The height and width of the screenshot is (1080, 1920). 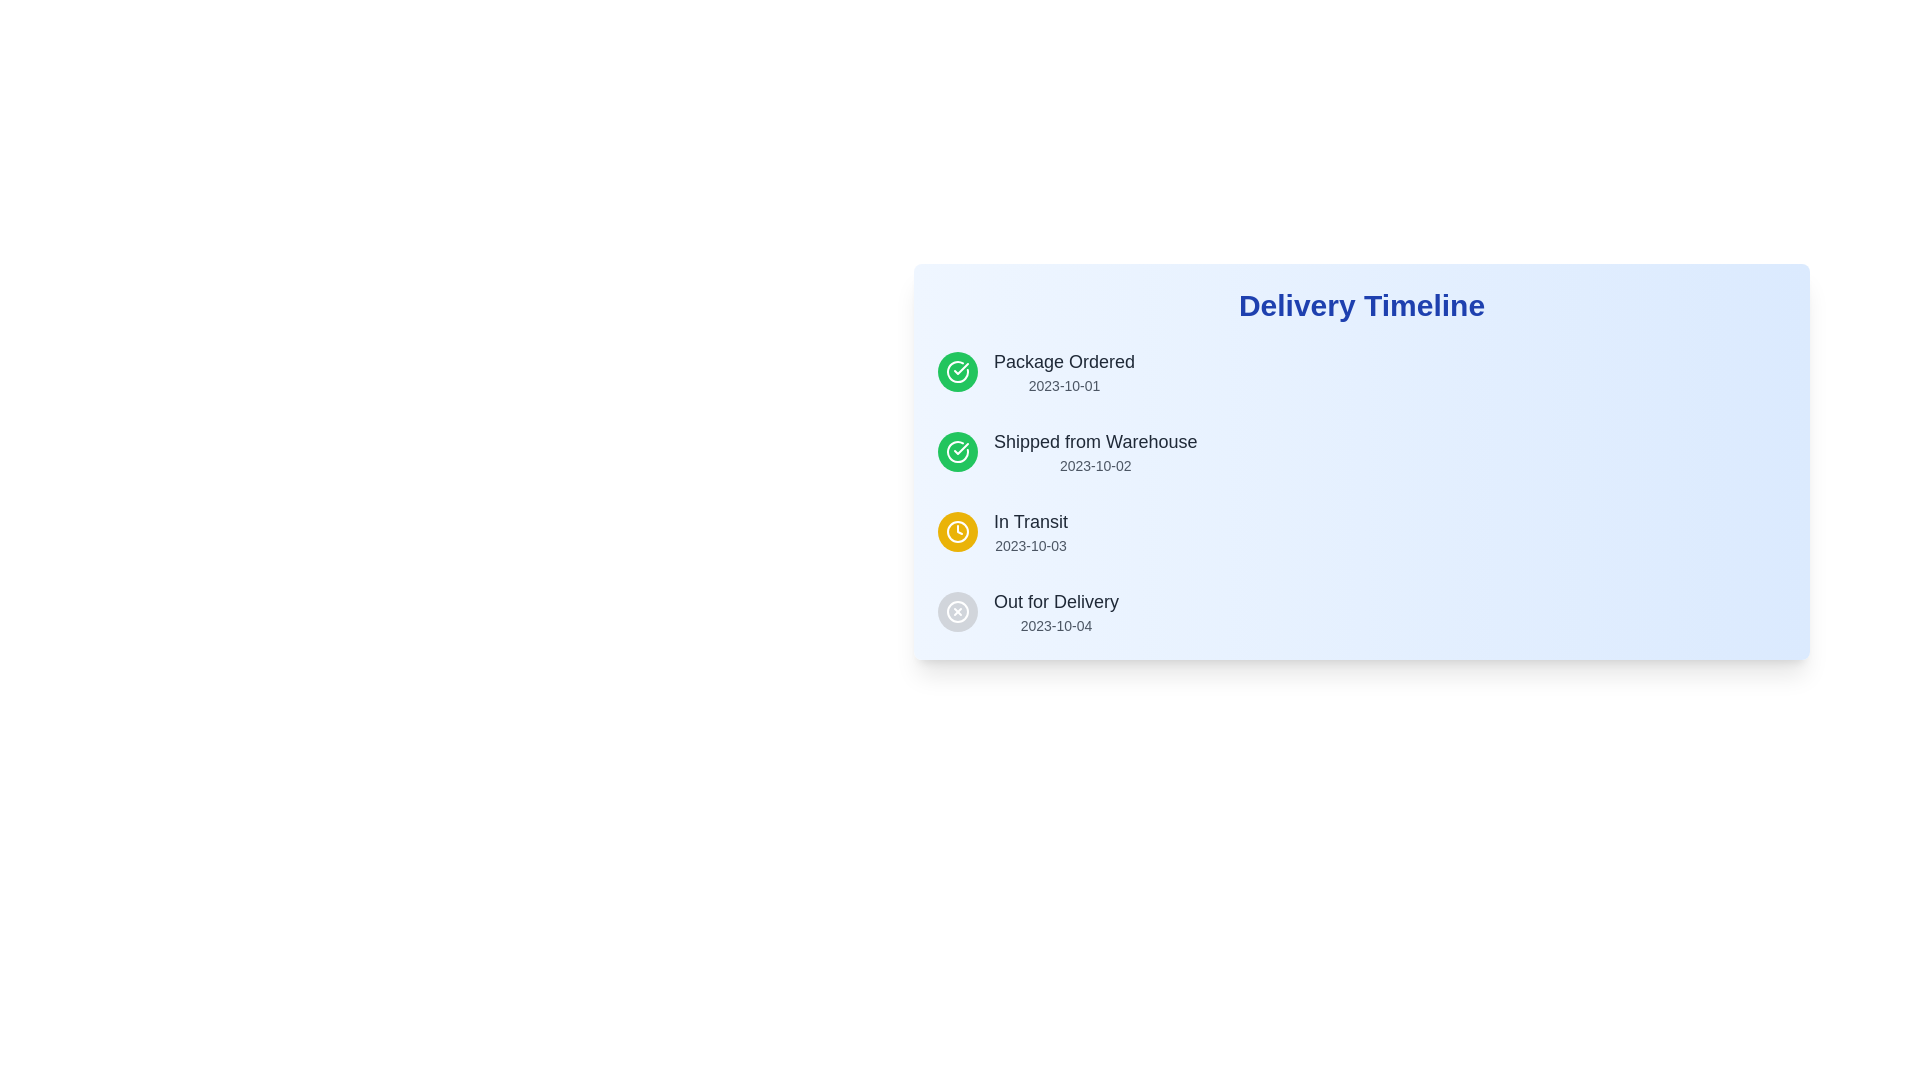 I want to click on the 'Out for Delivery' status indicator icon, which is the fourth item in the vertical timeline on the right side of the interface, visually represented within a circular background, so click(x=957, y=611).